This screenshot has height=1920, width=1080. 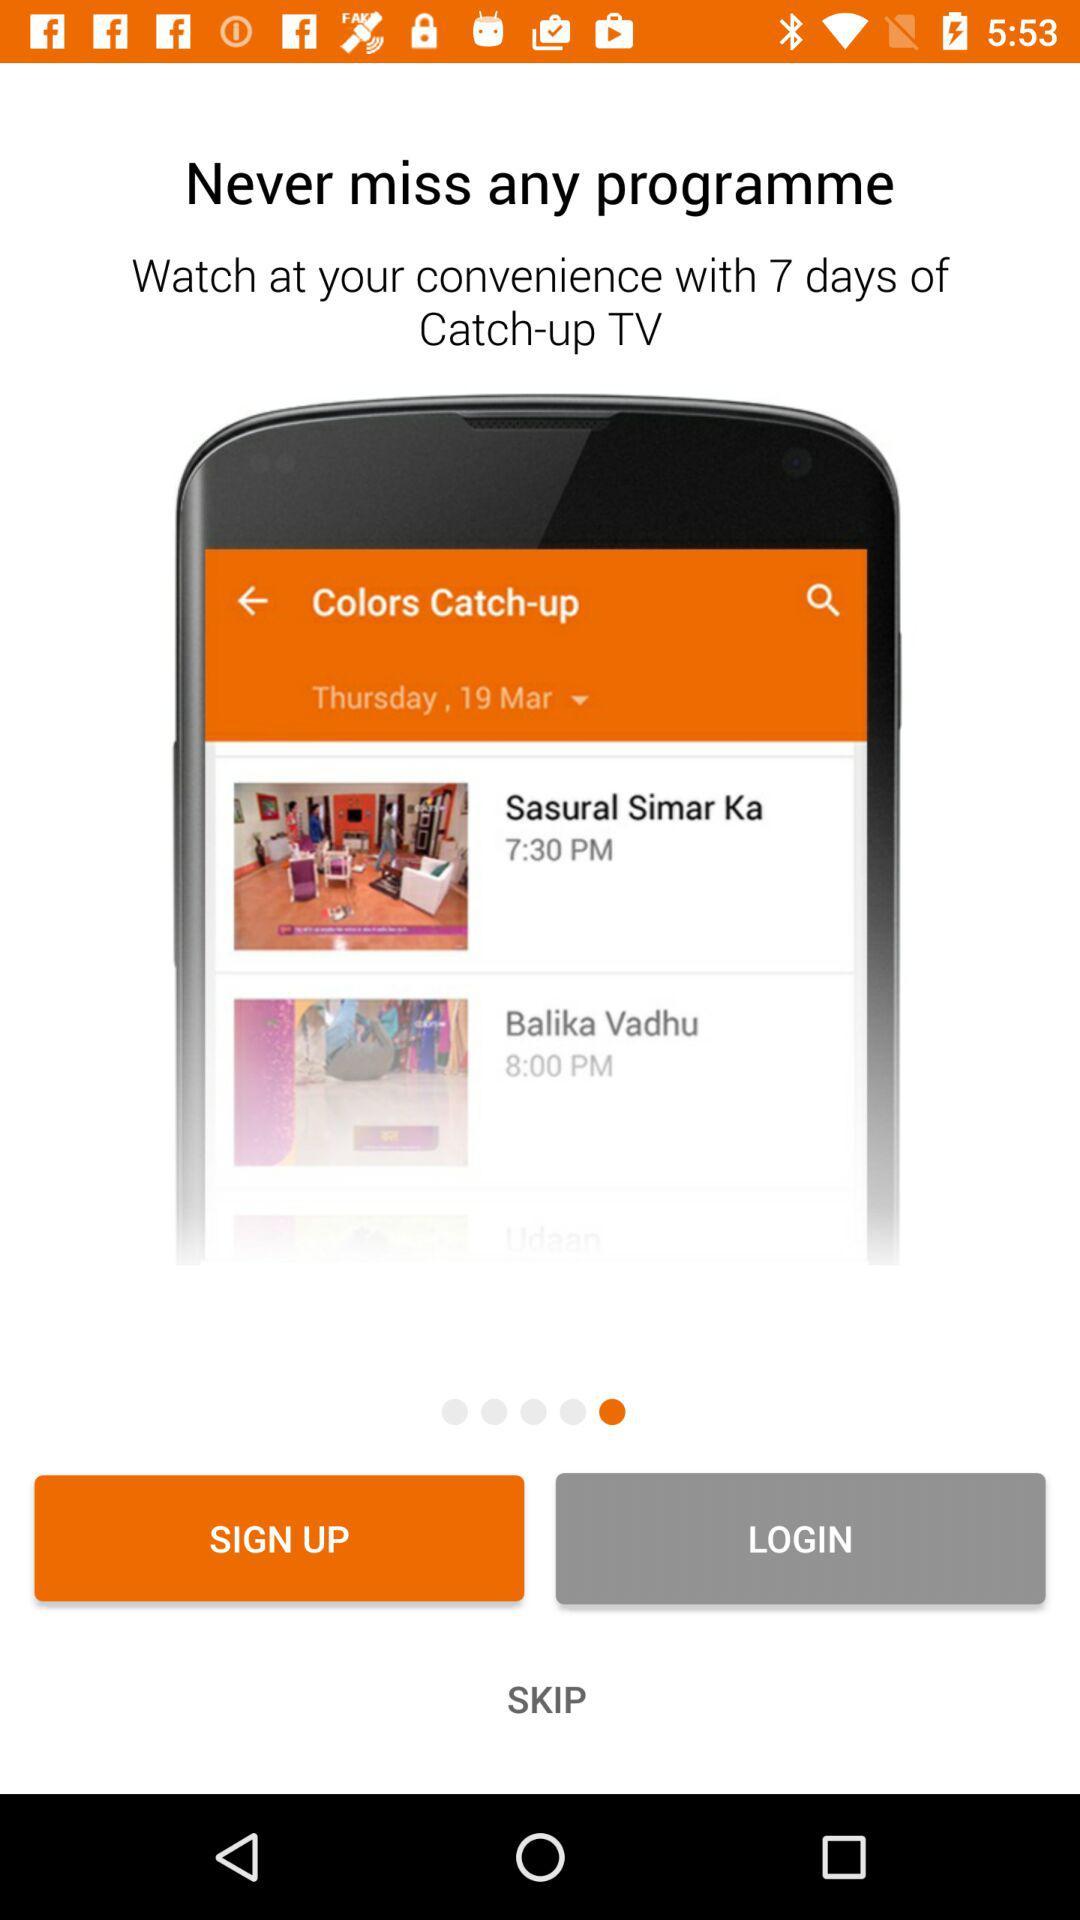 I want to click on the item to the left of the login, so click(x=279, y=1537).